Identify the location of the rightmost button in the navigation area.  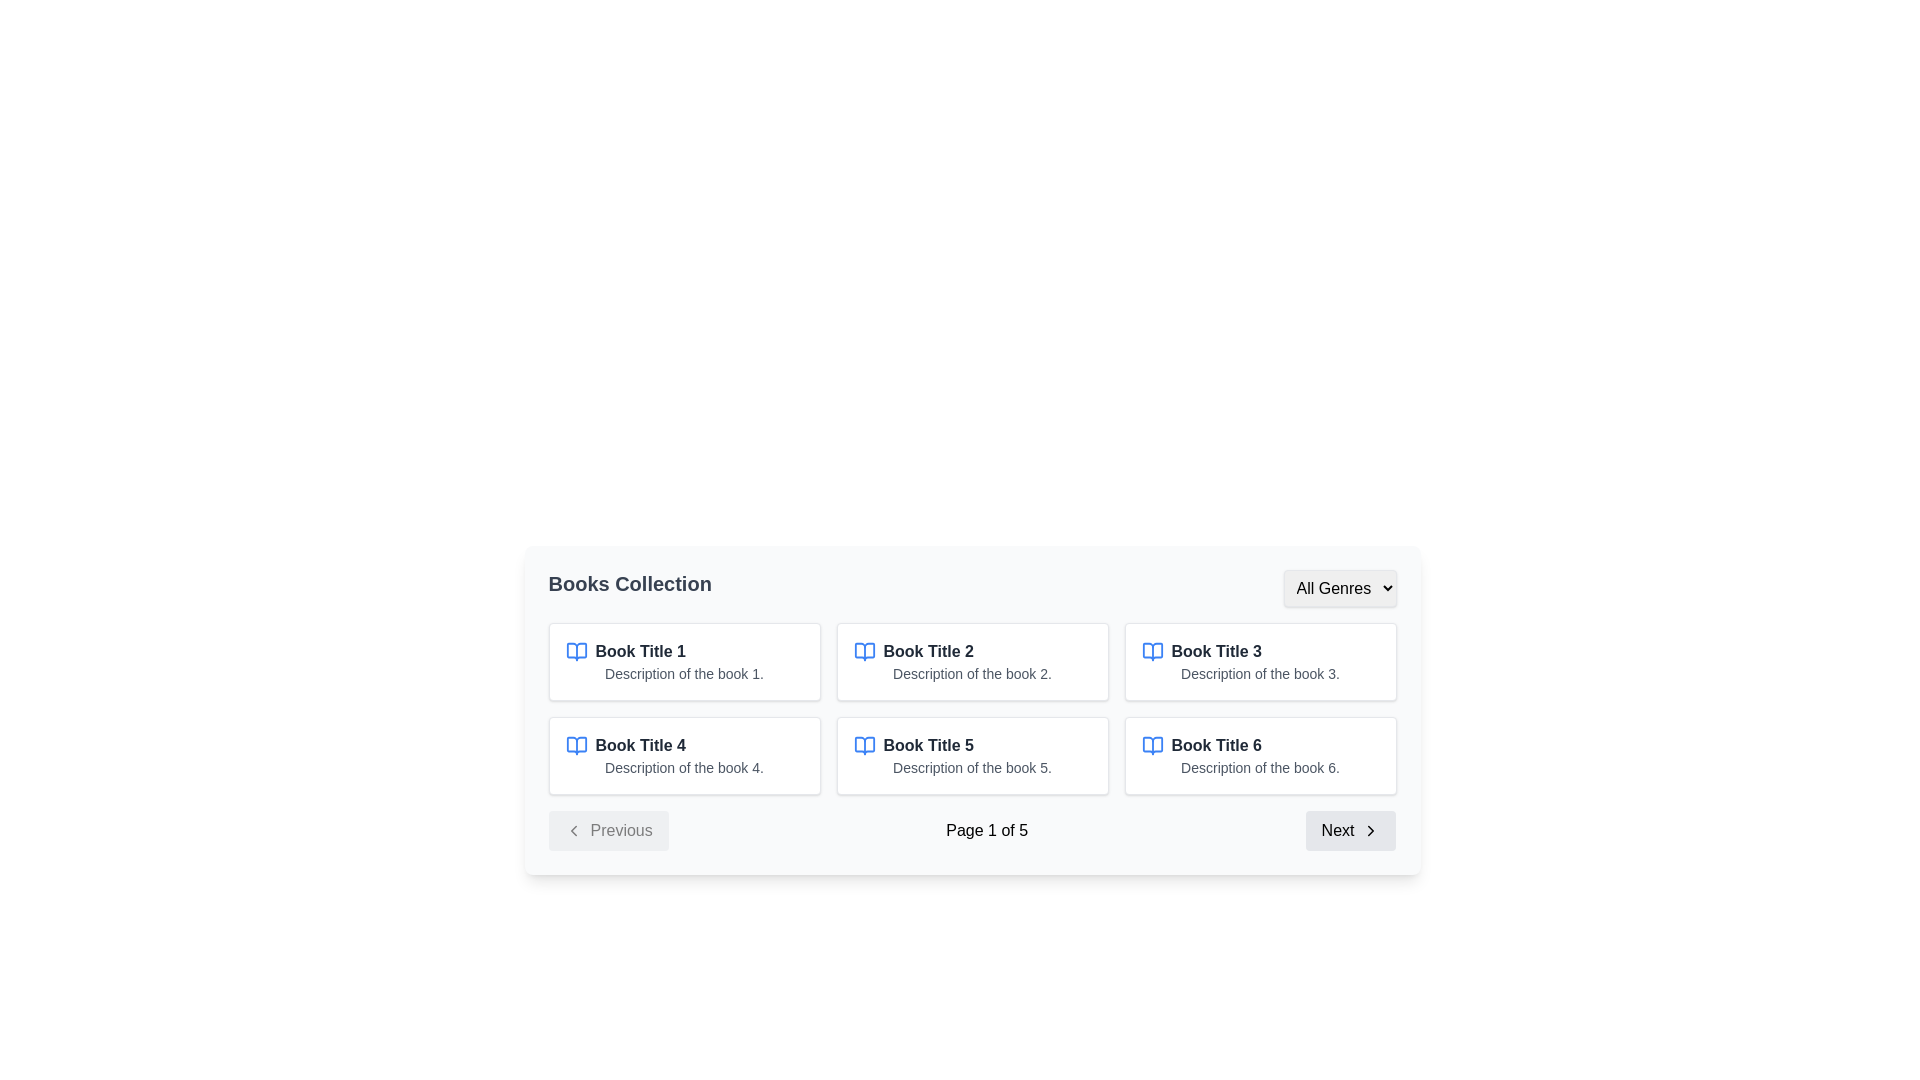
(1351, 830).